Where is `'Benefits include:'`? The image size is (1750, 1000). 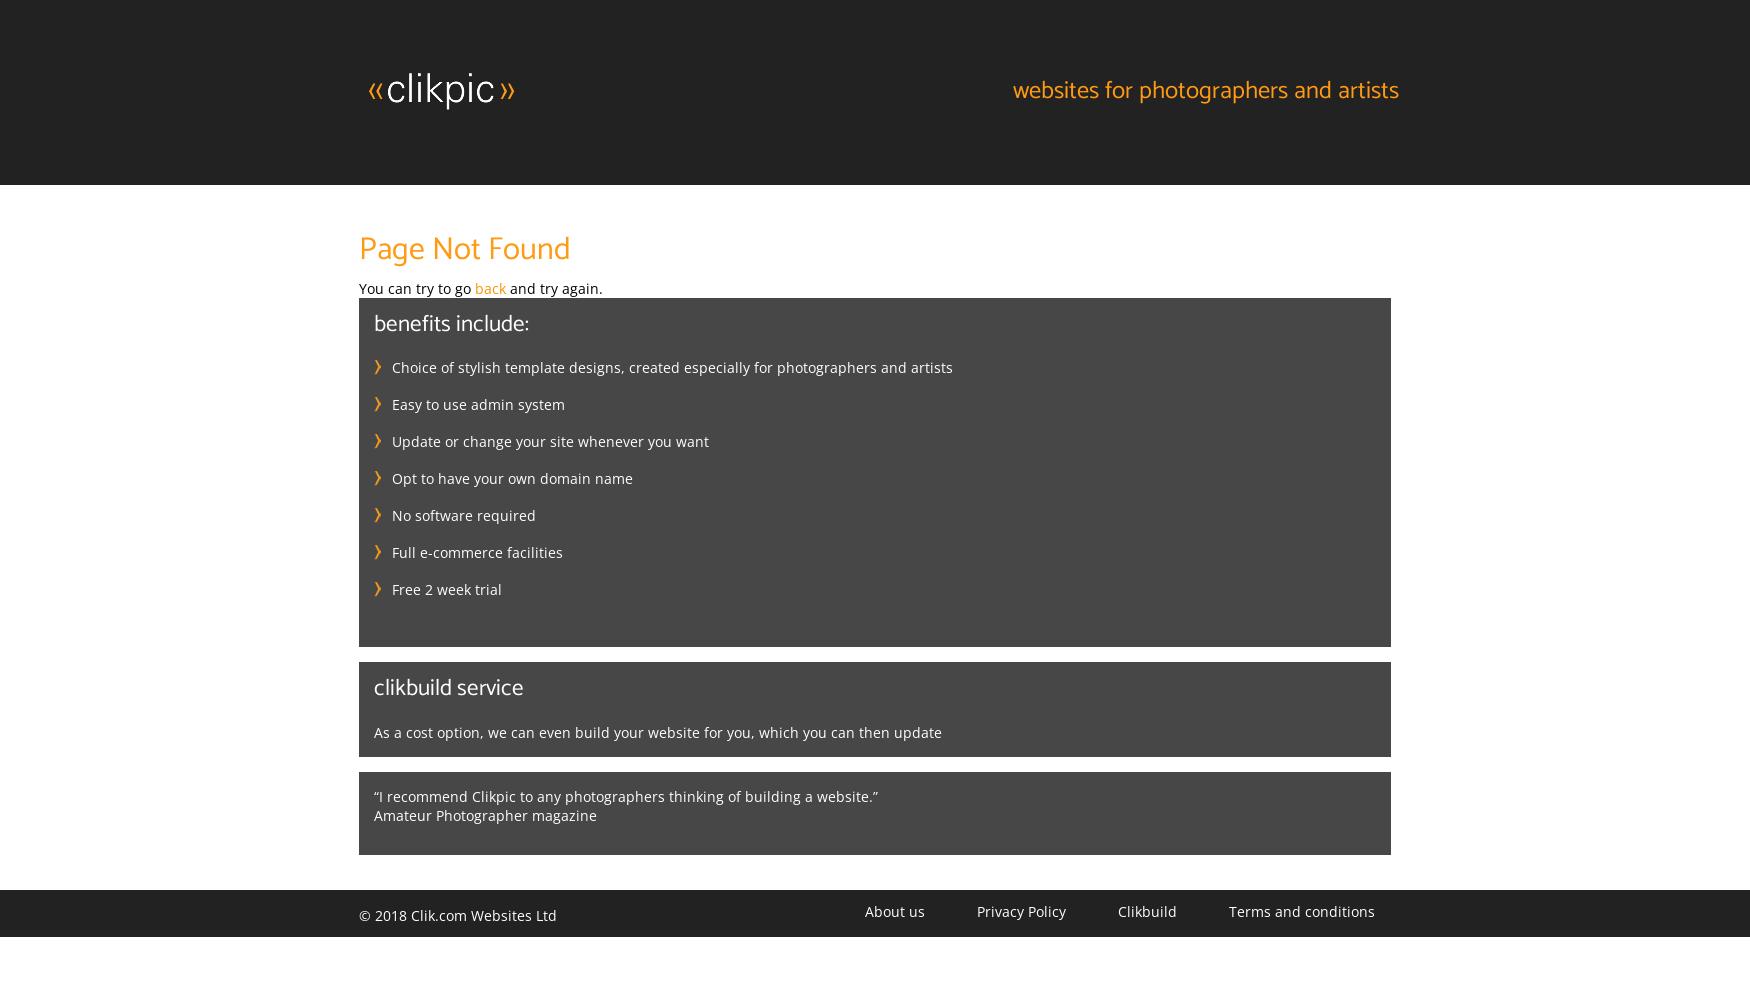
'Benefits include:' is located at coordinates (451, 322).